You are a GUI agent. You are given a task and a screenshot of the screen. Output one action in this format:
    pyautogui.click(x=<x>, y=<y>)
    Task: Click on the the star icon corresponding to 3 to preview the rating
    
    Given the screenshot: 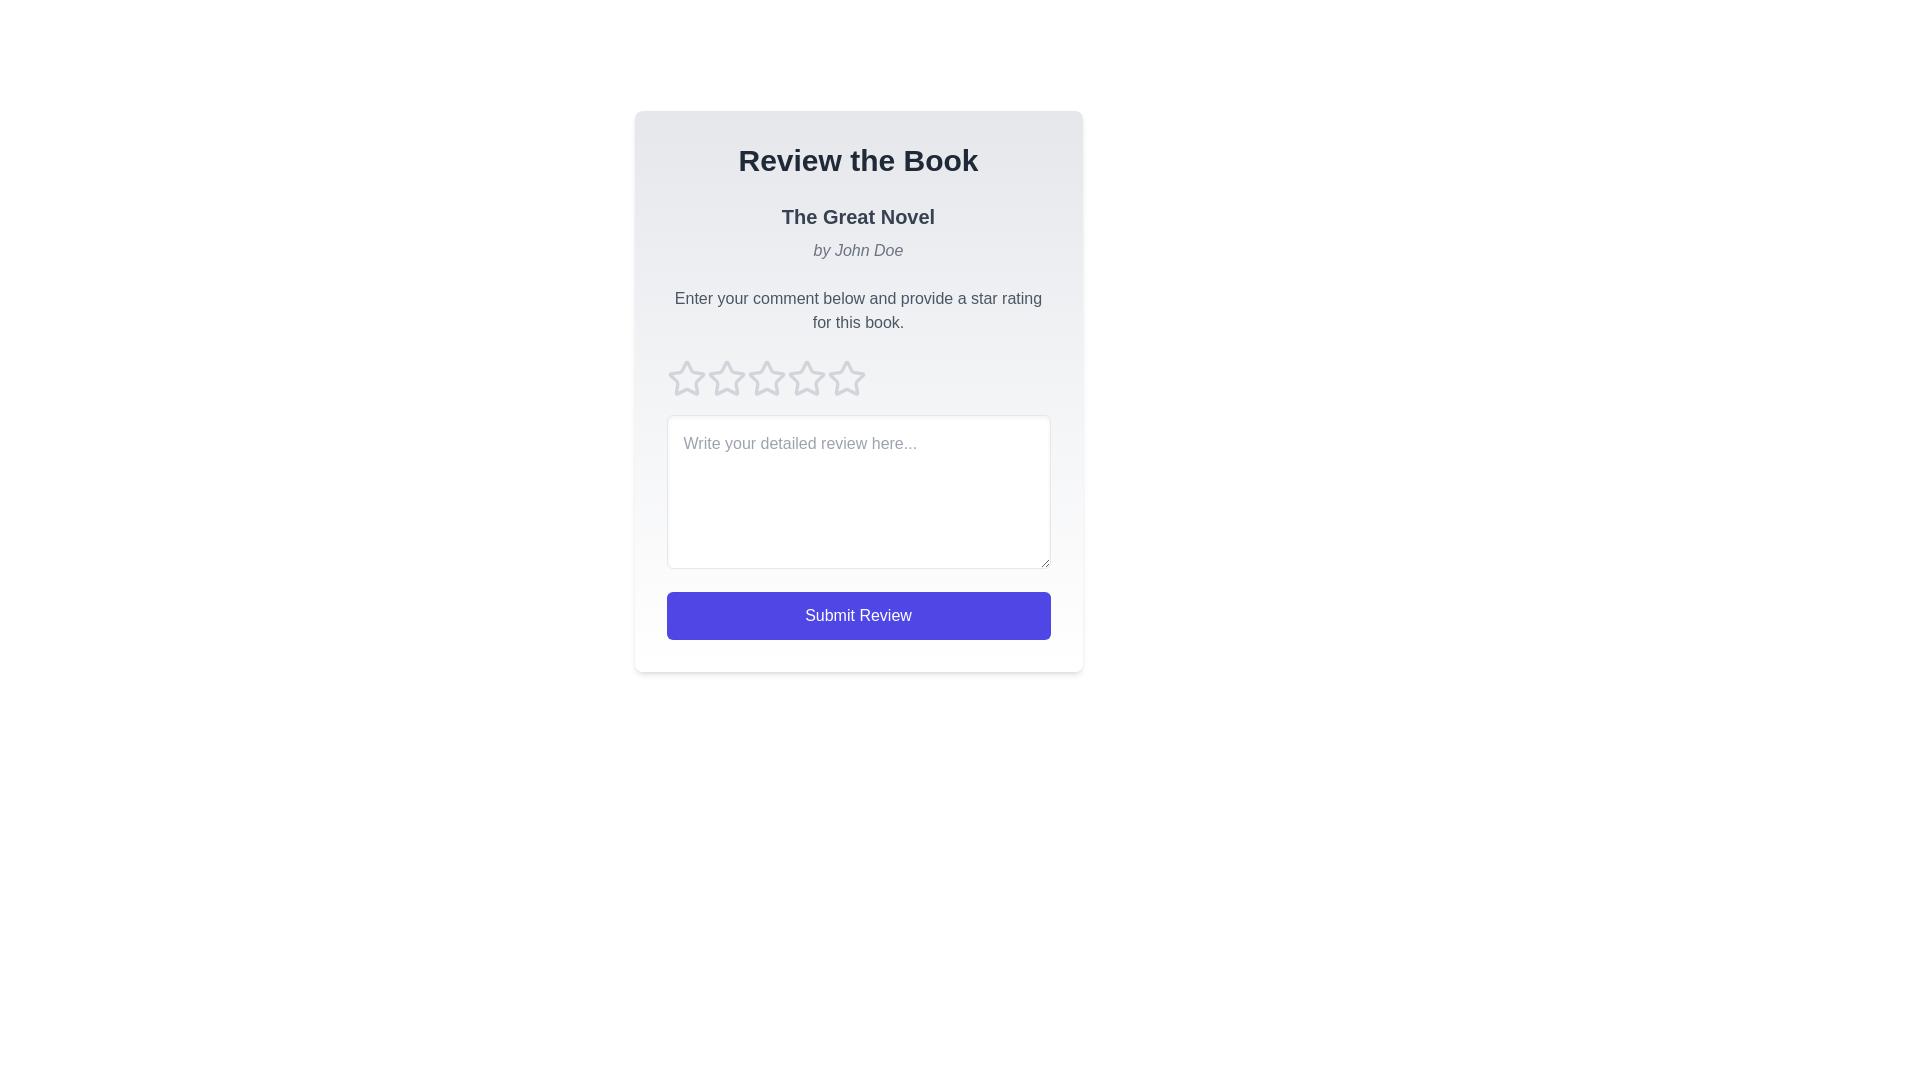 What is the action you would take?
    pyautogui.click(x=765, y=378)
    